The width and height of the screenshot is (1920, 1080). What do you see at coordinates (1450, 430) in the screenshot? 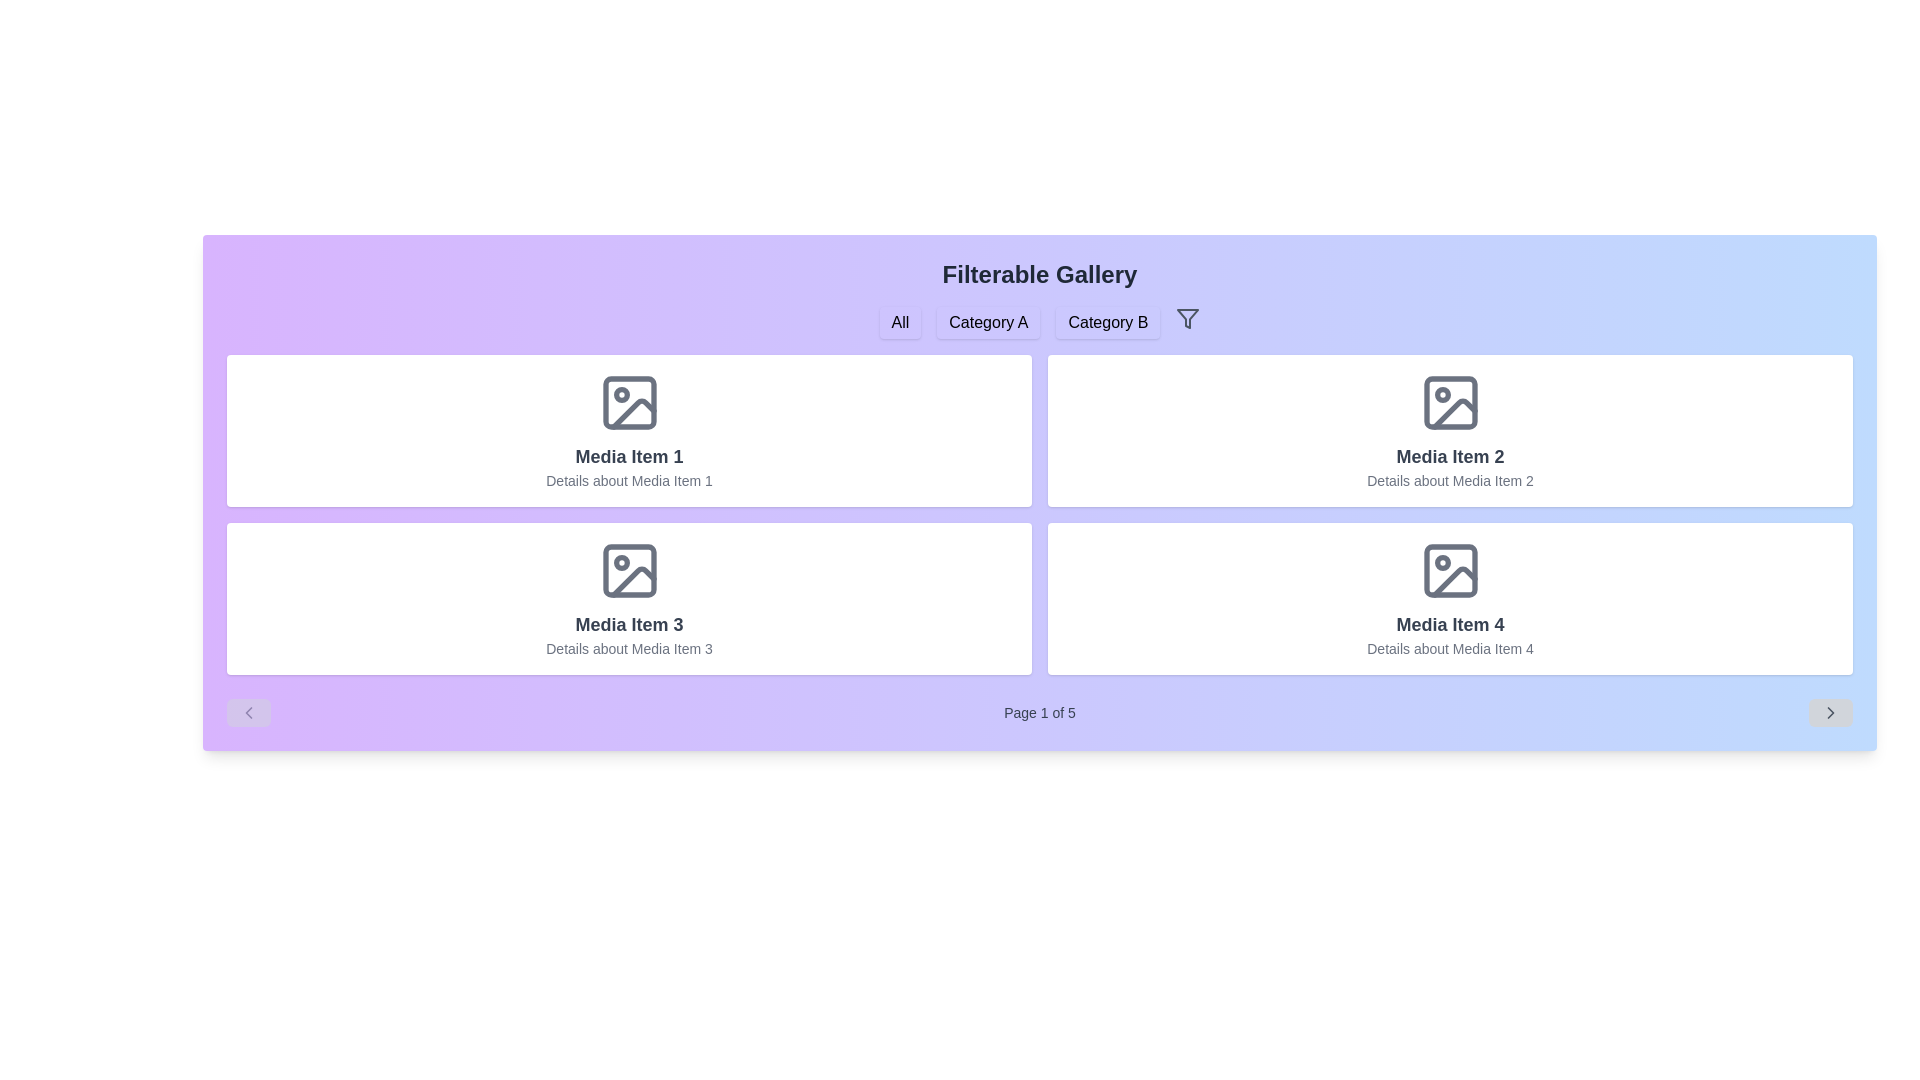
I see `the card in the second position of the first row within the gallery grid that provides information about a media item` at bounding box center [1450, 430].